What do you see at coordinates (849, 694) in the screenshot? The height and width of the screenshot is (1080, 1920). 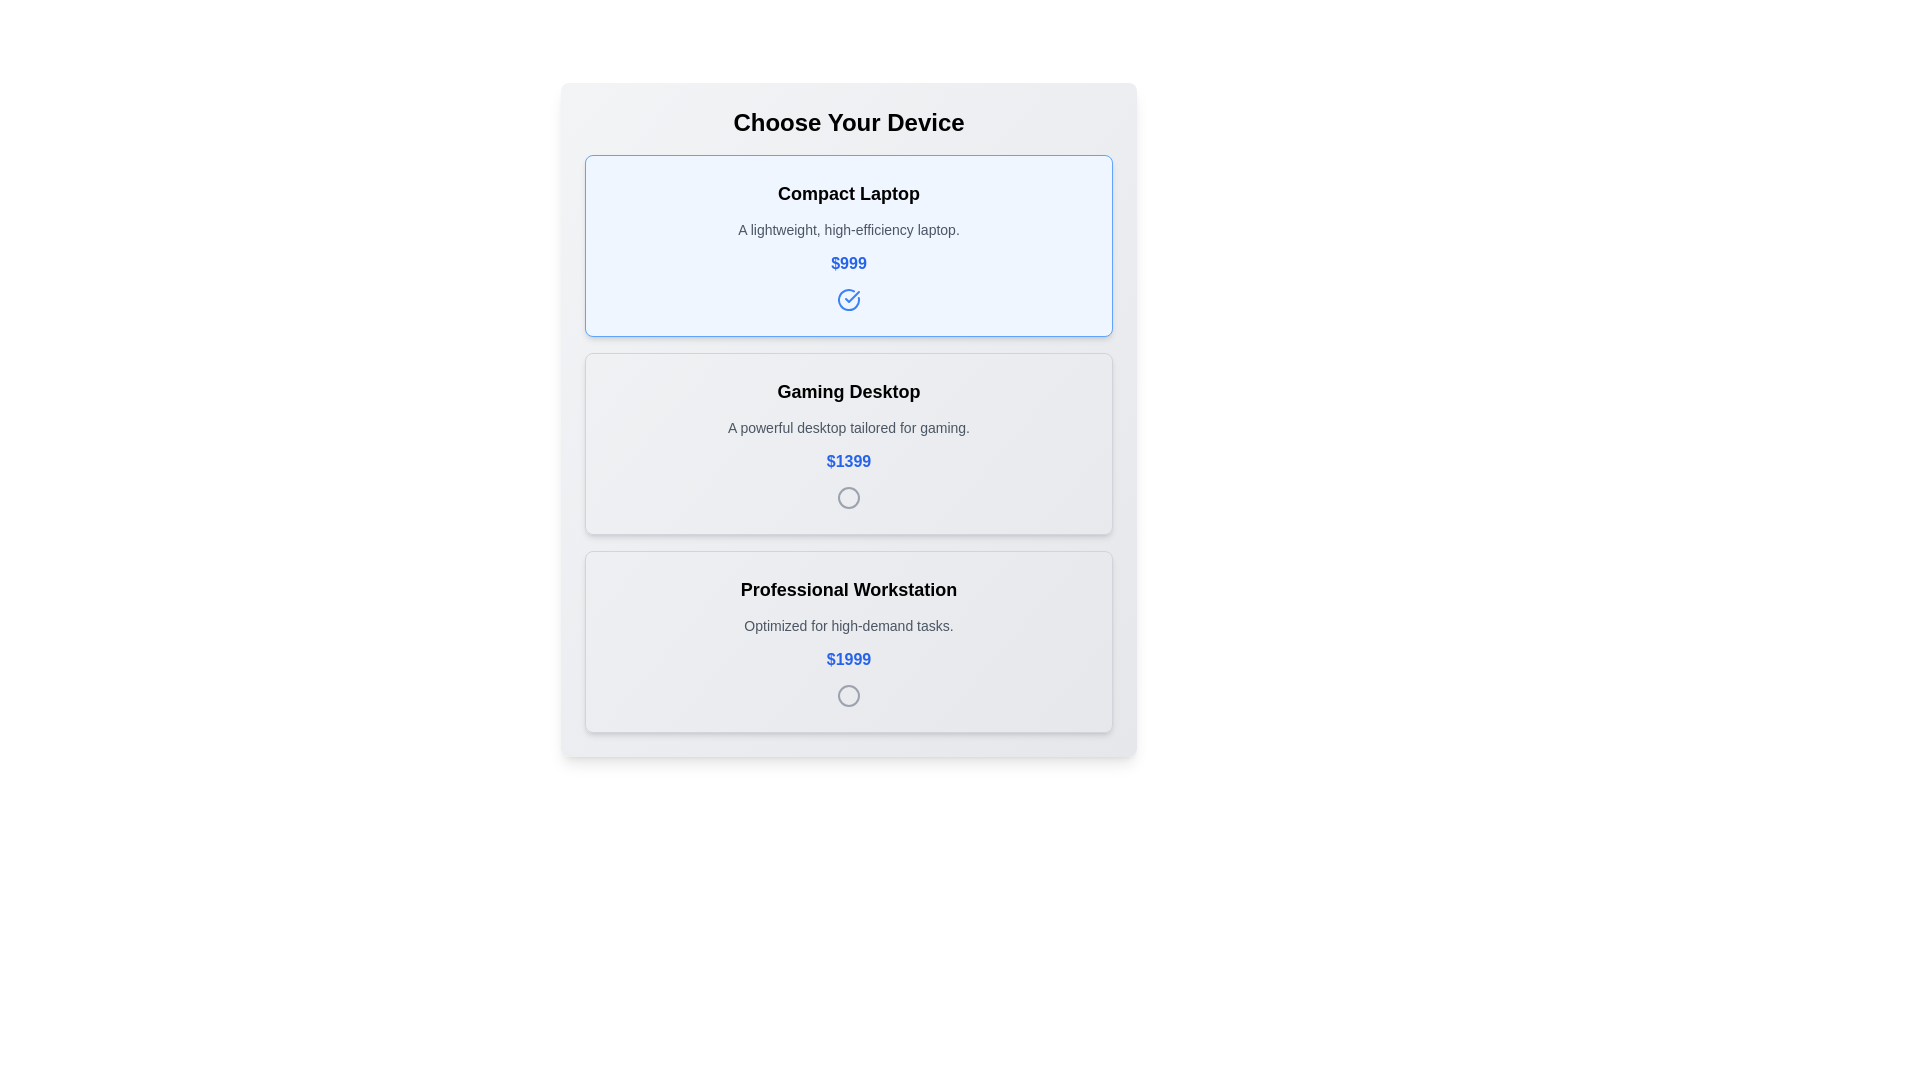 I see `the radio button for the 'Professional Workstation' option` at bounding box center [849, 694].